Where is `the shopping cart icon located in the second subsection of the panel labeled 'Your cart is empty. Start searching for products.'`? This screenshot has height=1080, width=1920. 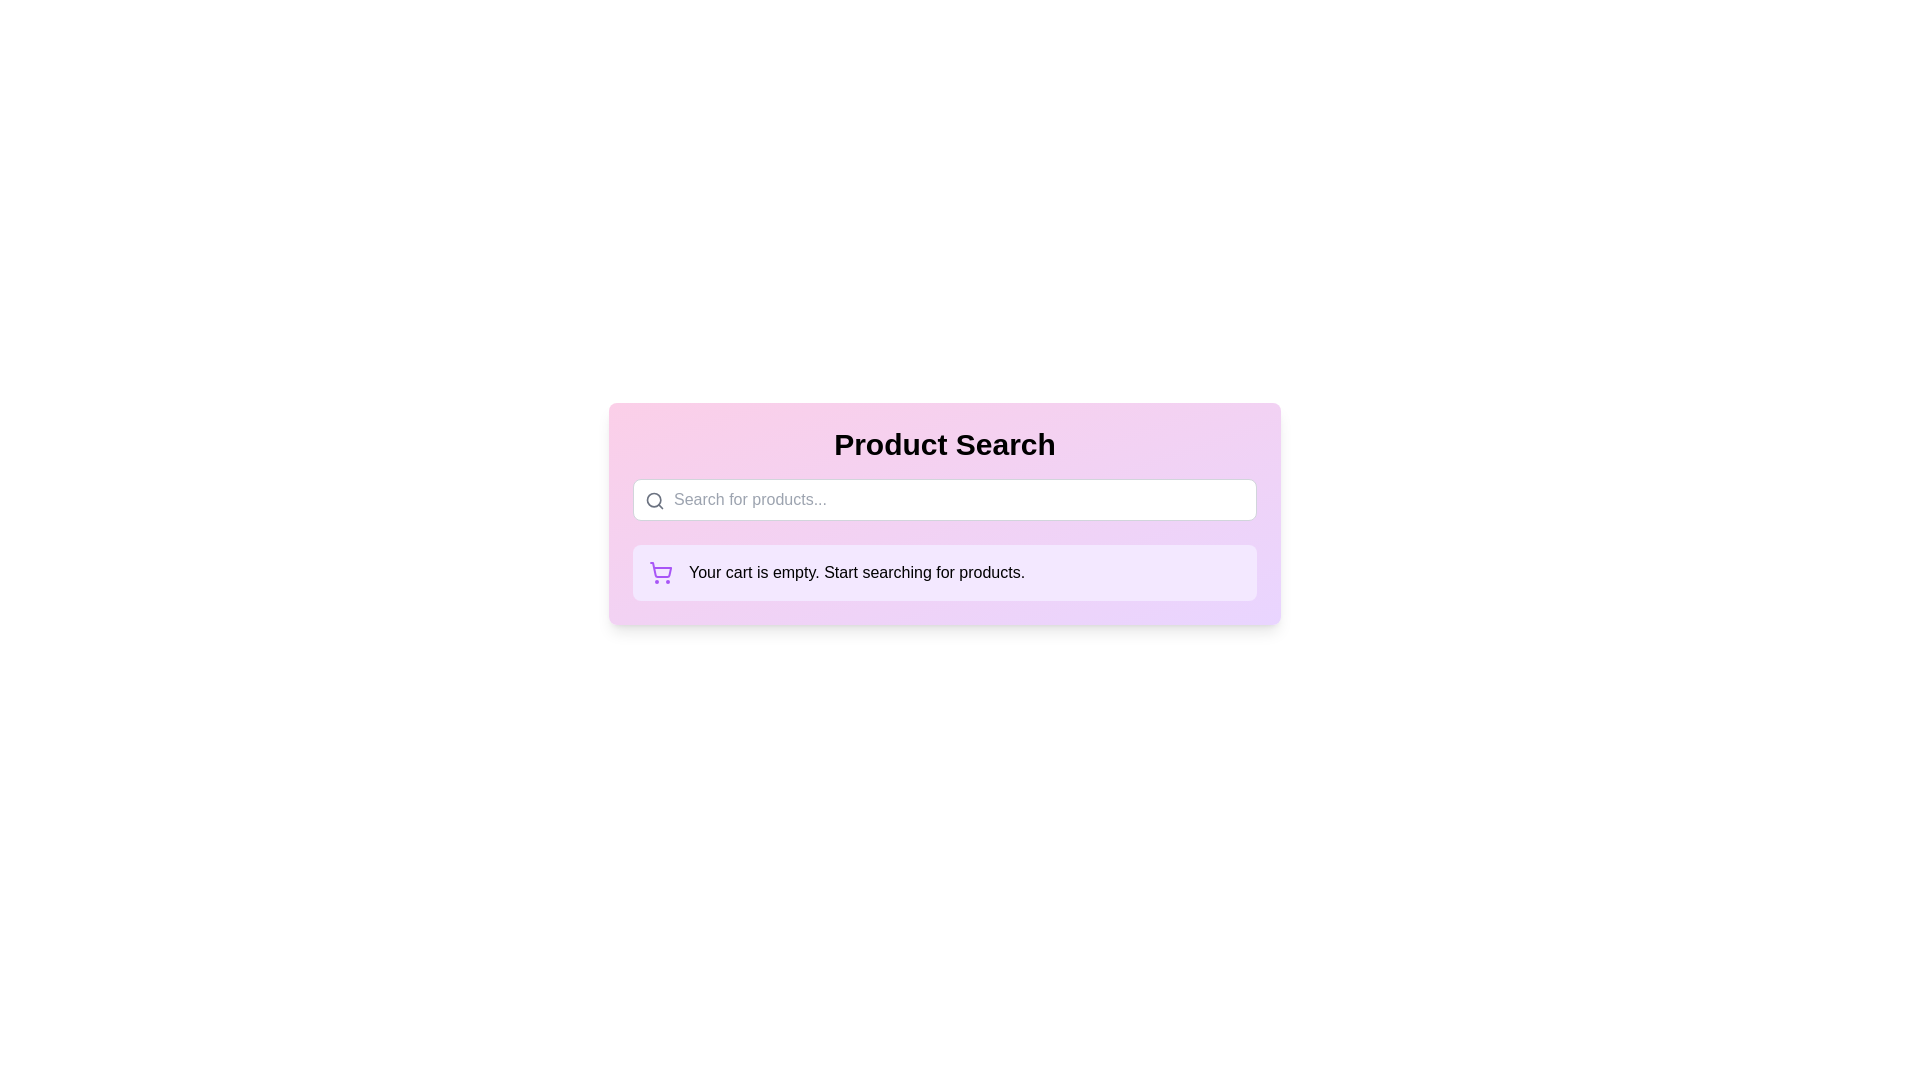
the shopping cart icon located in the second subsection of the panel labeled 'Your cart is empty. Start searching for products.' is located at coordinates (661, 573).